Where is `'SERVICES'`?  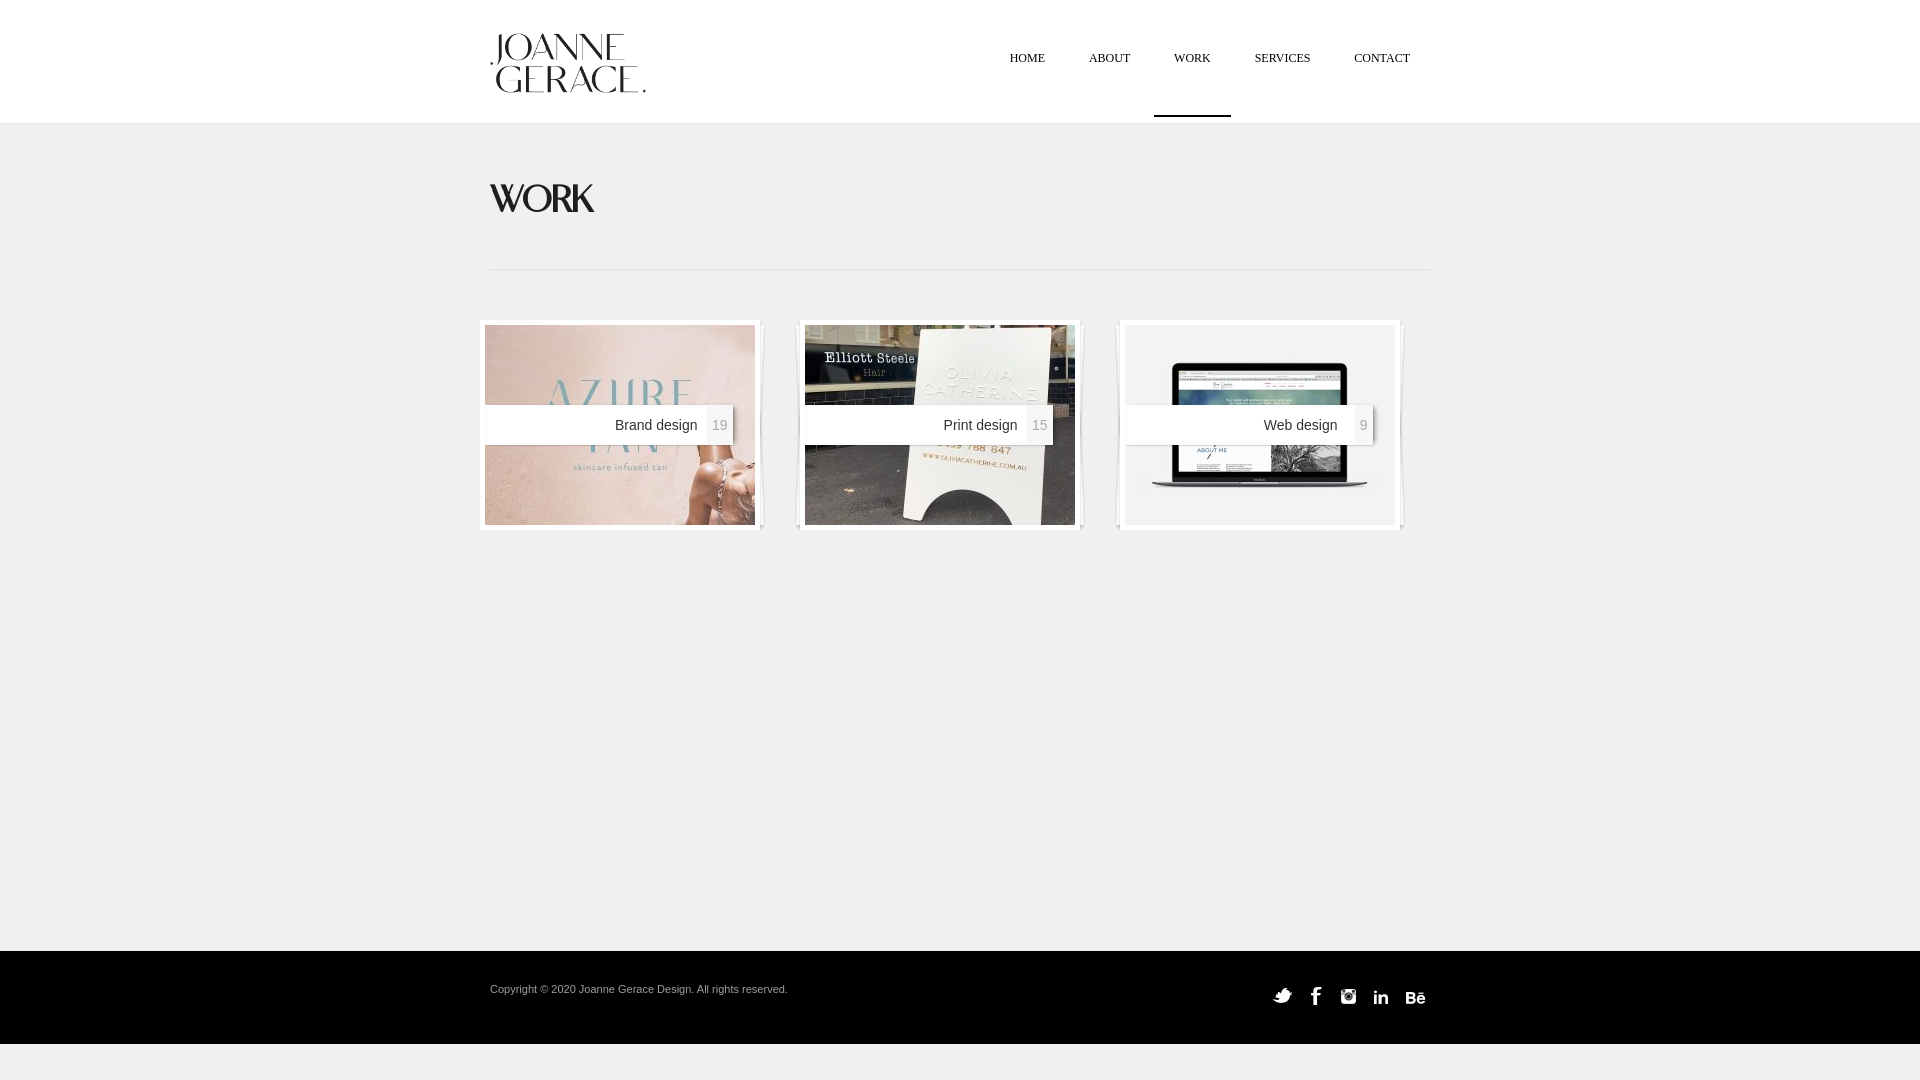
'SERVICES' is located at coordinates (1282, 82).